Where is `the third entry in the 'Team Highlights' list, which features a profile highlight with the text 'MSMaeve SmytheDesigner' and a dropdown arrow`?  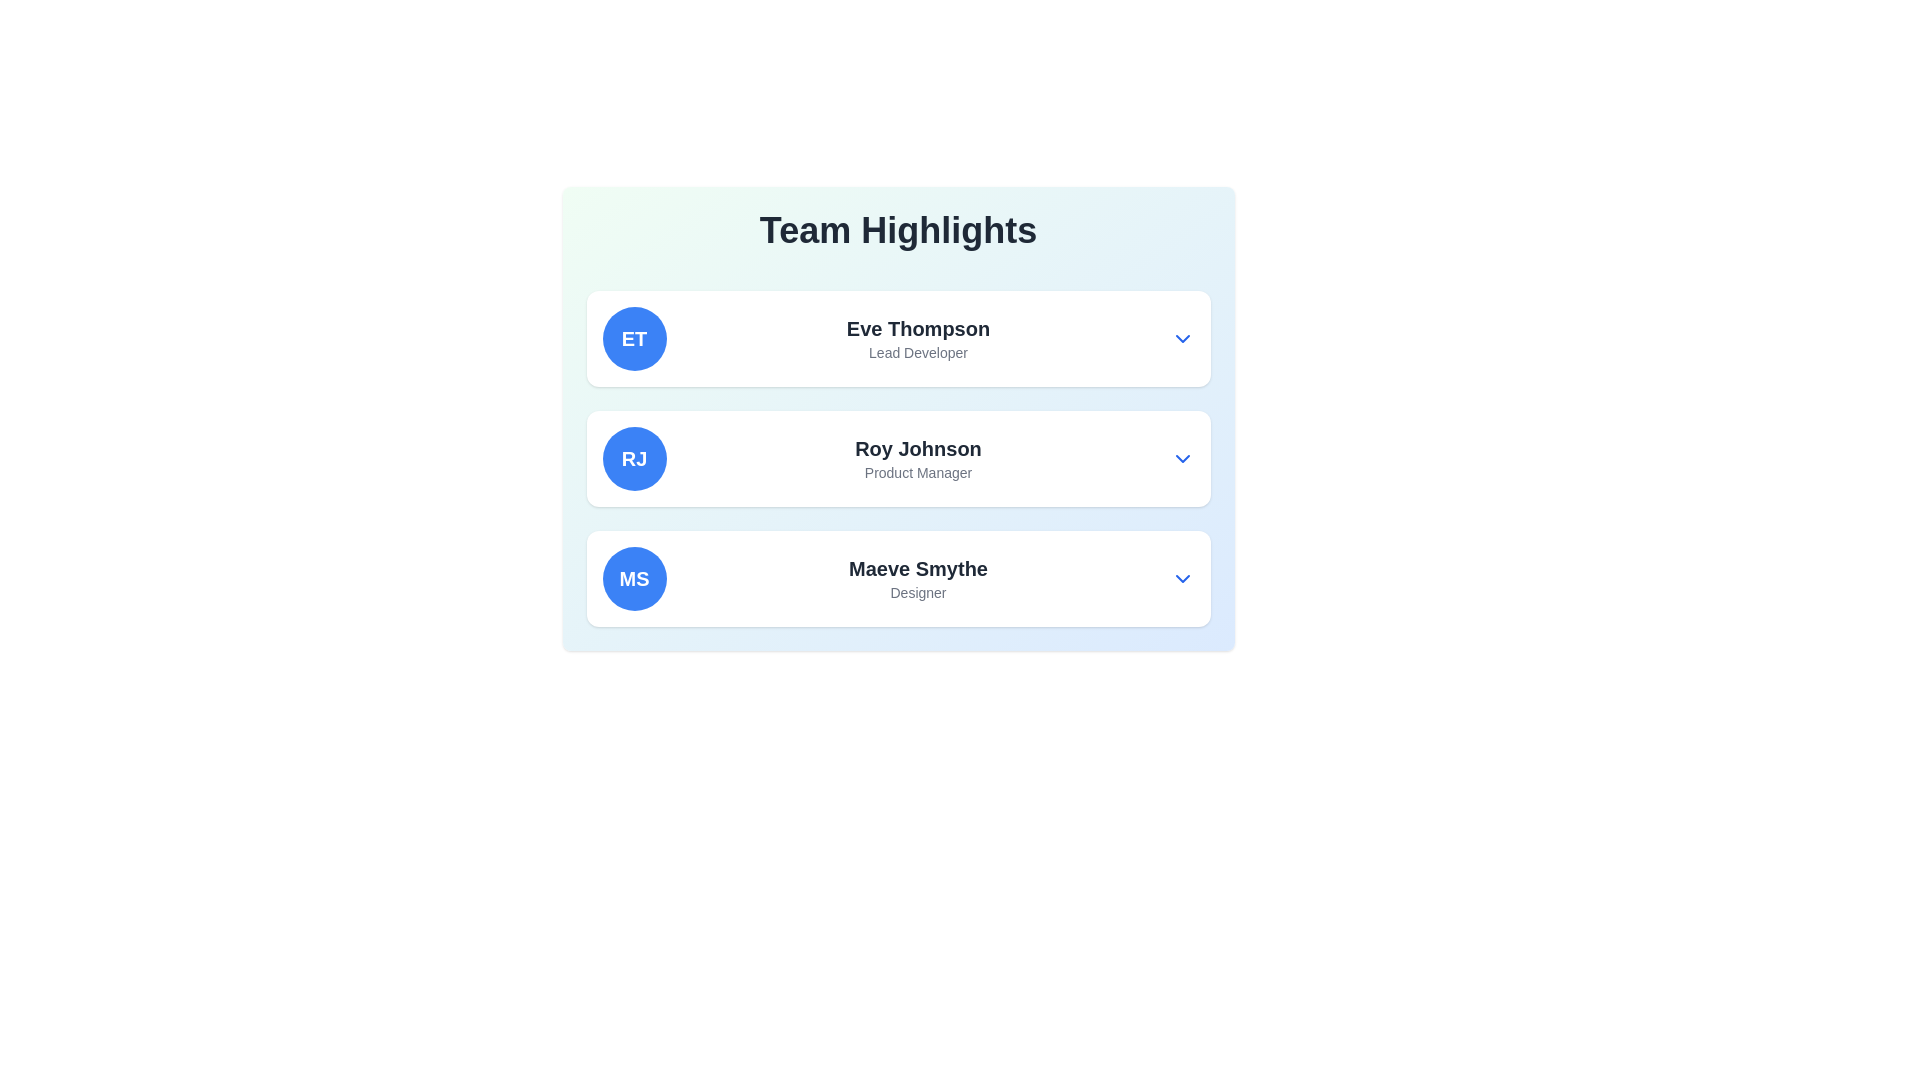 the third entry in the 'Team Highlights' list, which features a profile highlight with the text 'MSMaeve SmytheDesigner' and a dropdown arrow is located at coordinates (897, 578).